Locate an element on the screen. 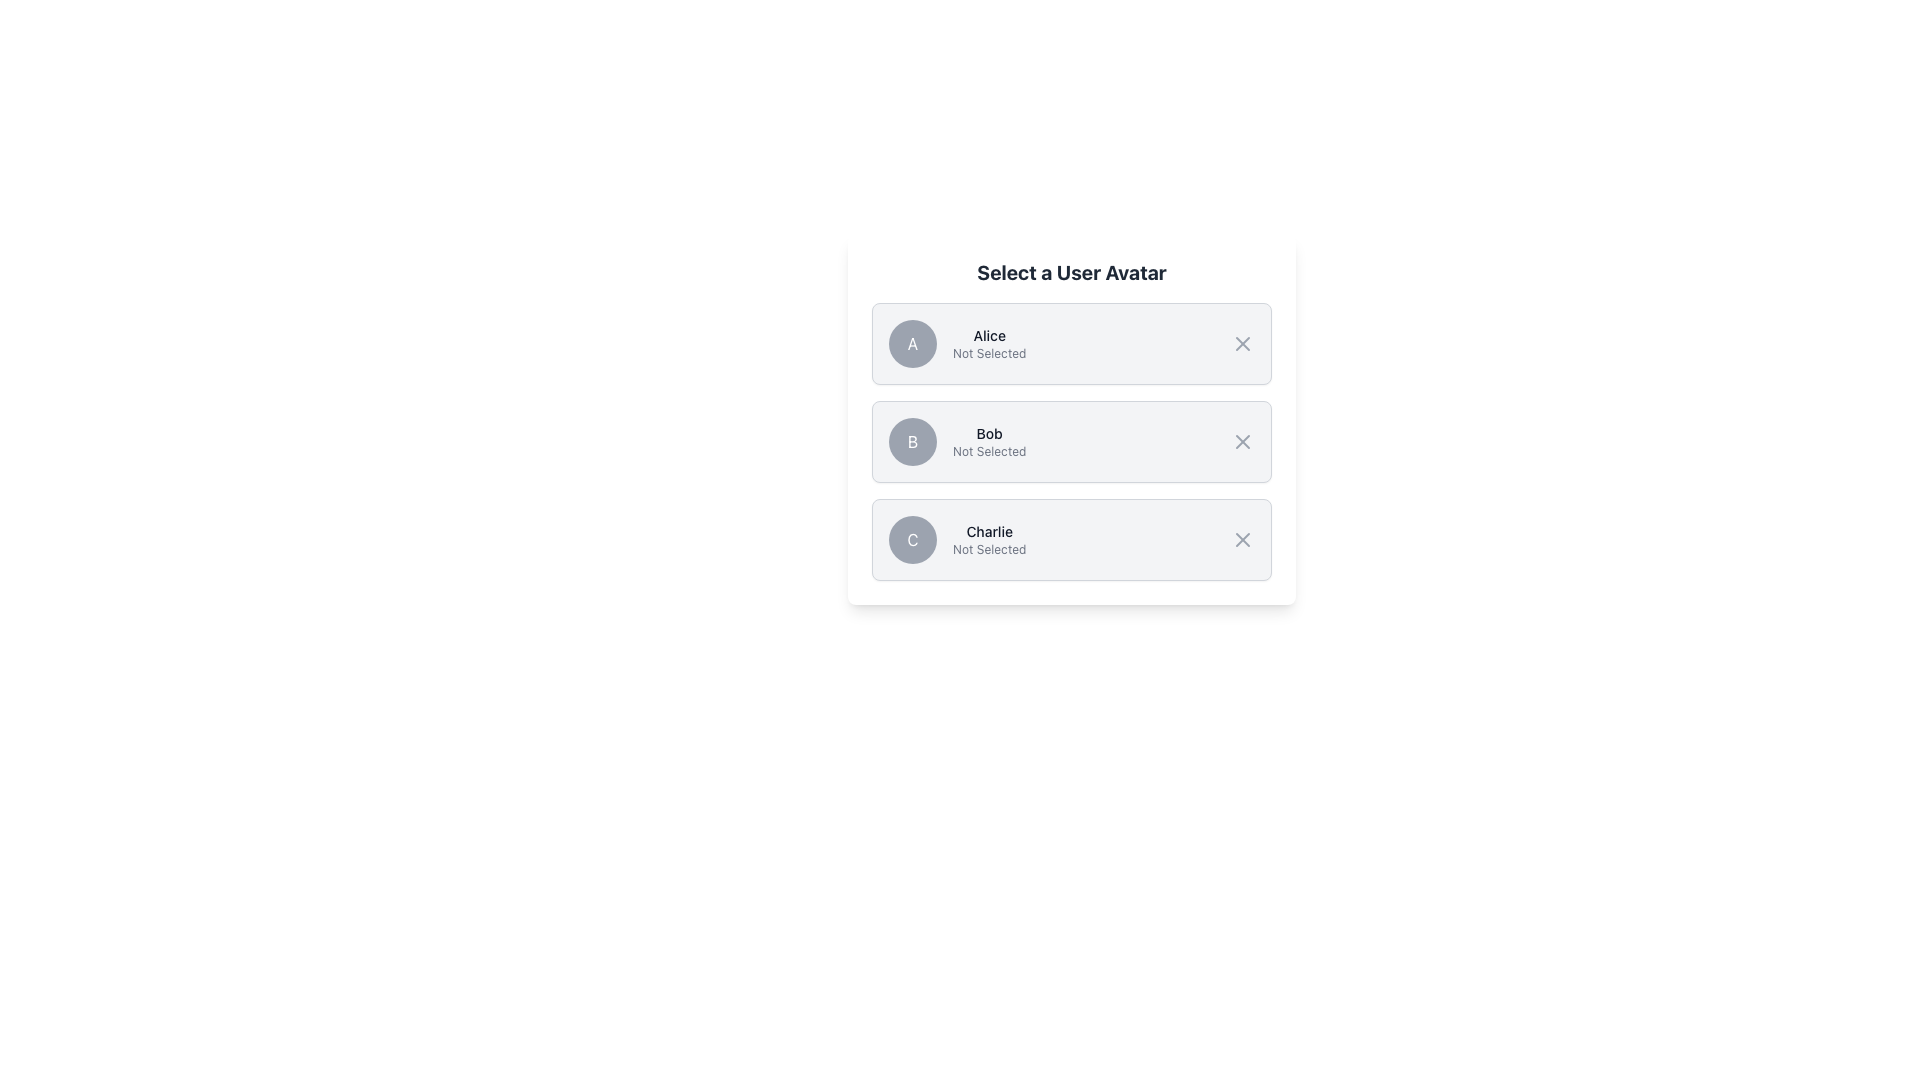 The image size is (1920, 1080). the circular avatar icon with a gray background and a white letter 'A' is located at coordinates (911, 342).